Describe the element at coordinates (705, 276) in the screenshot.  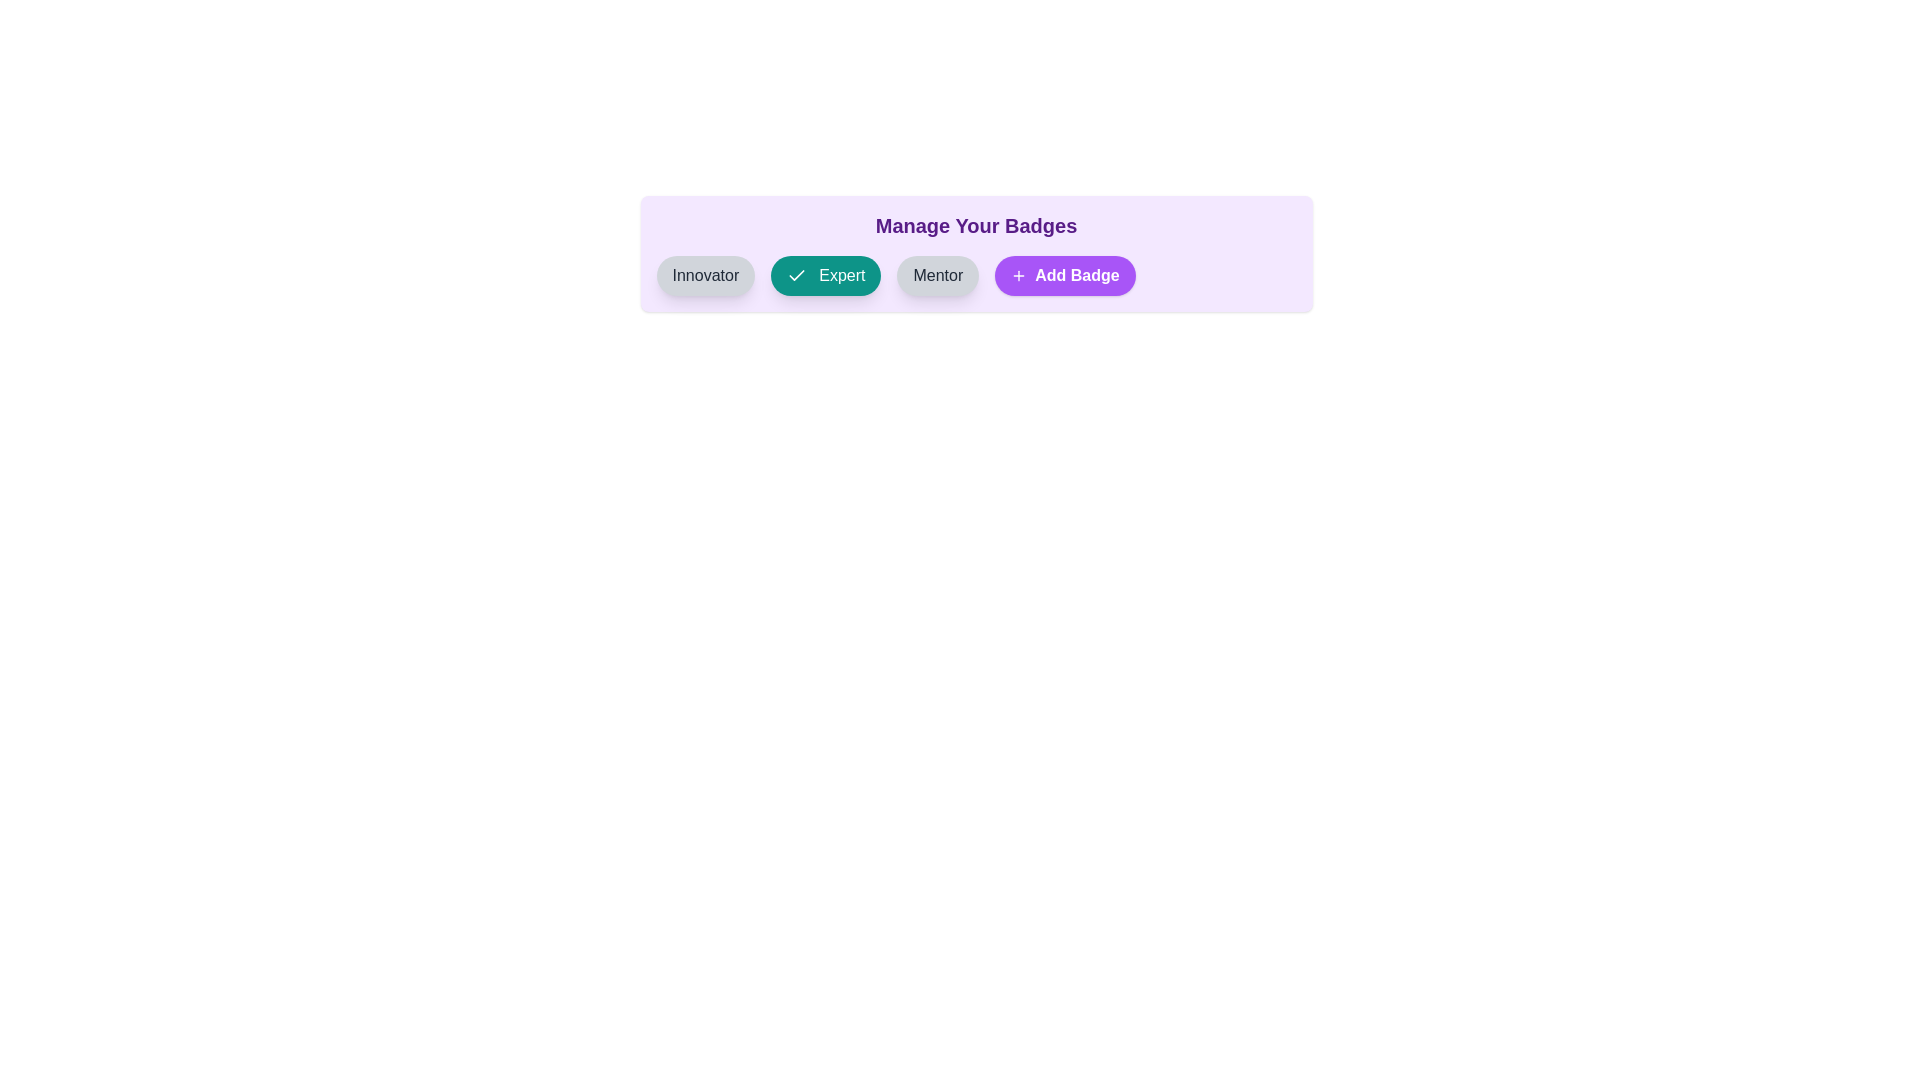
I see `the badge labeled Innovator` at that location.